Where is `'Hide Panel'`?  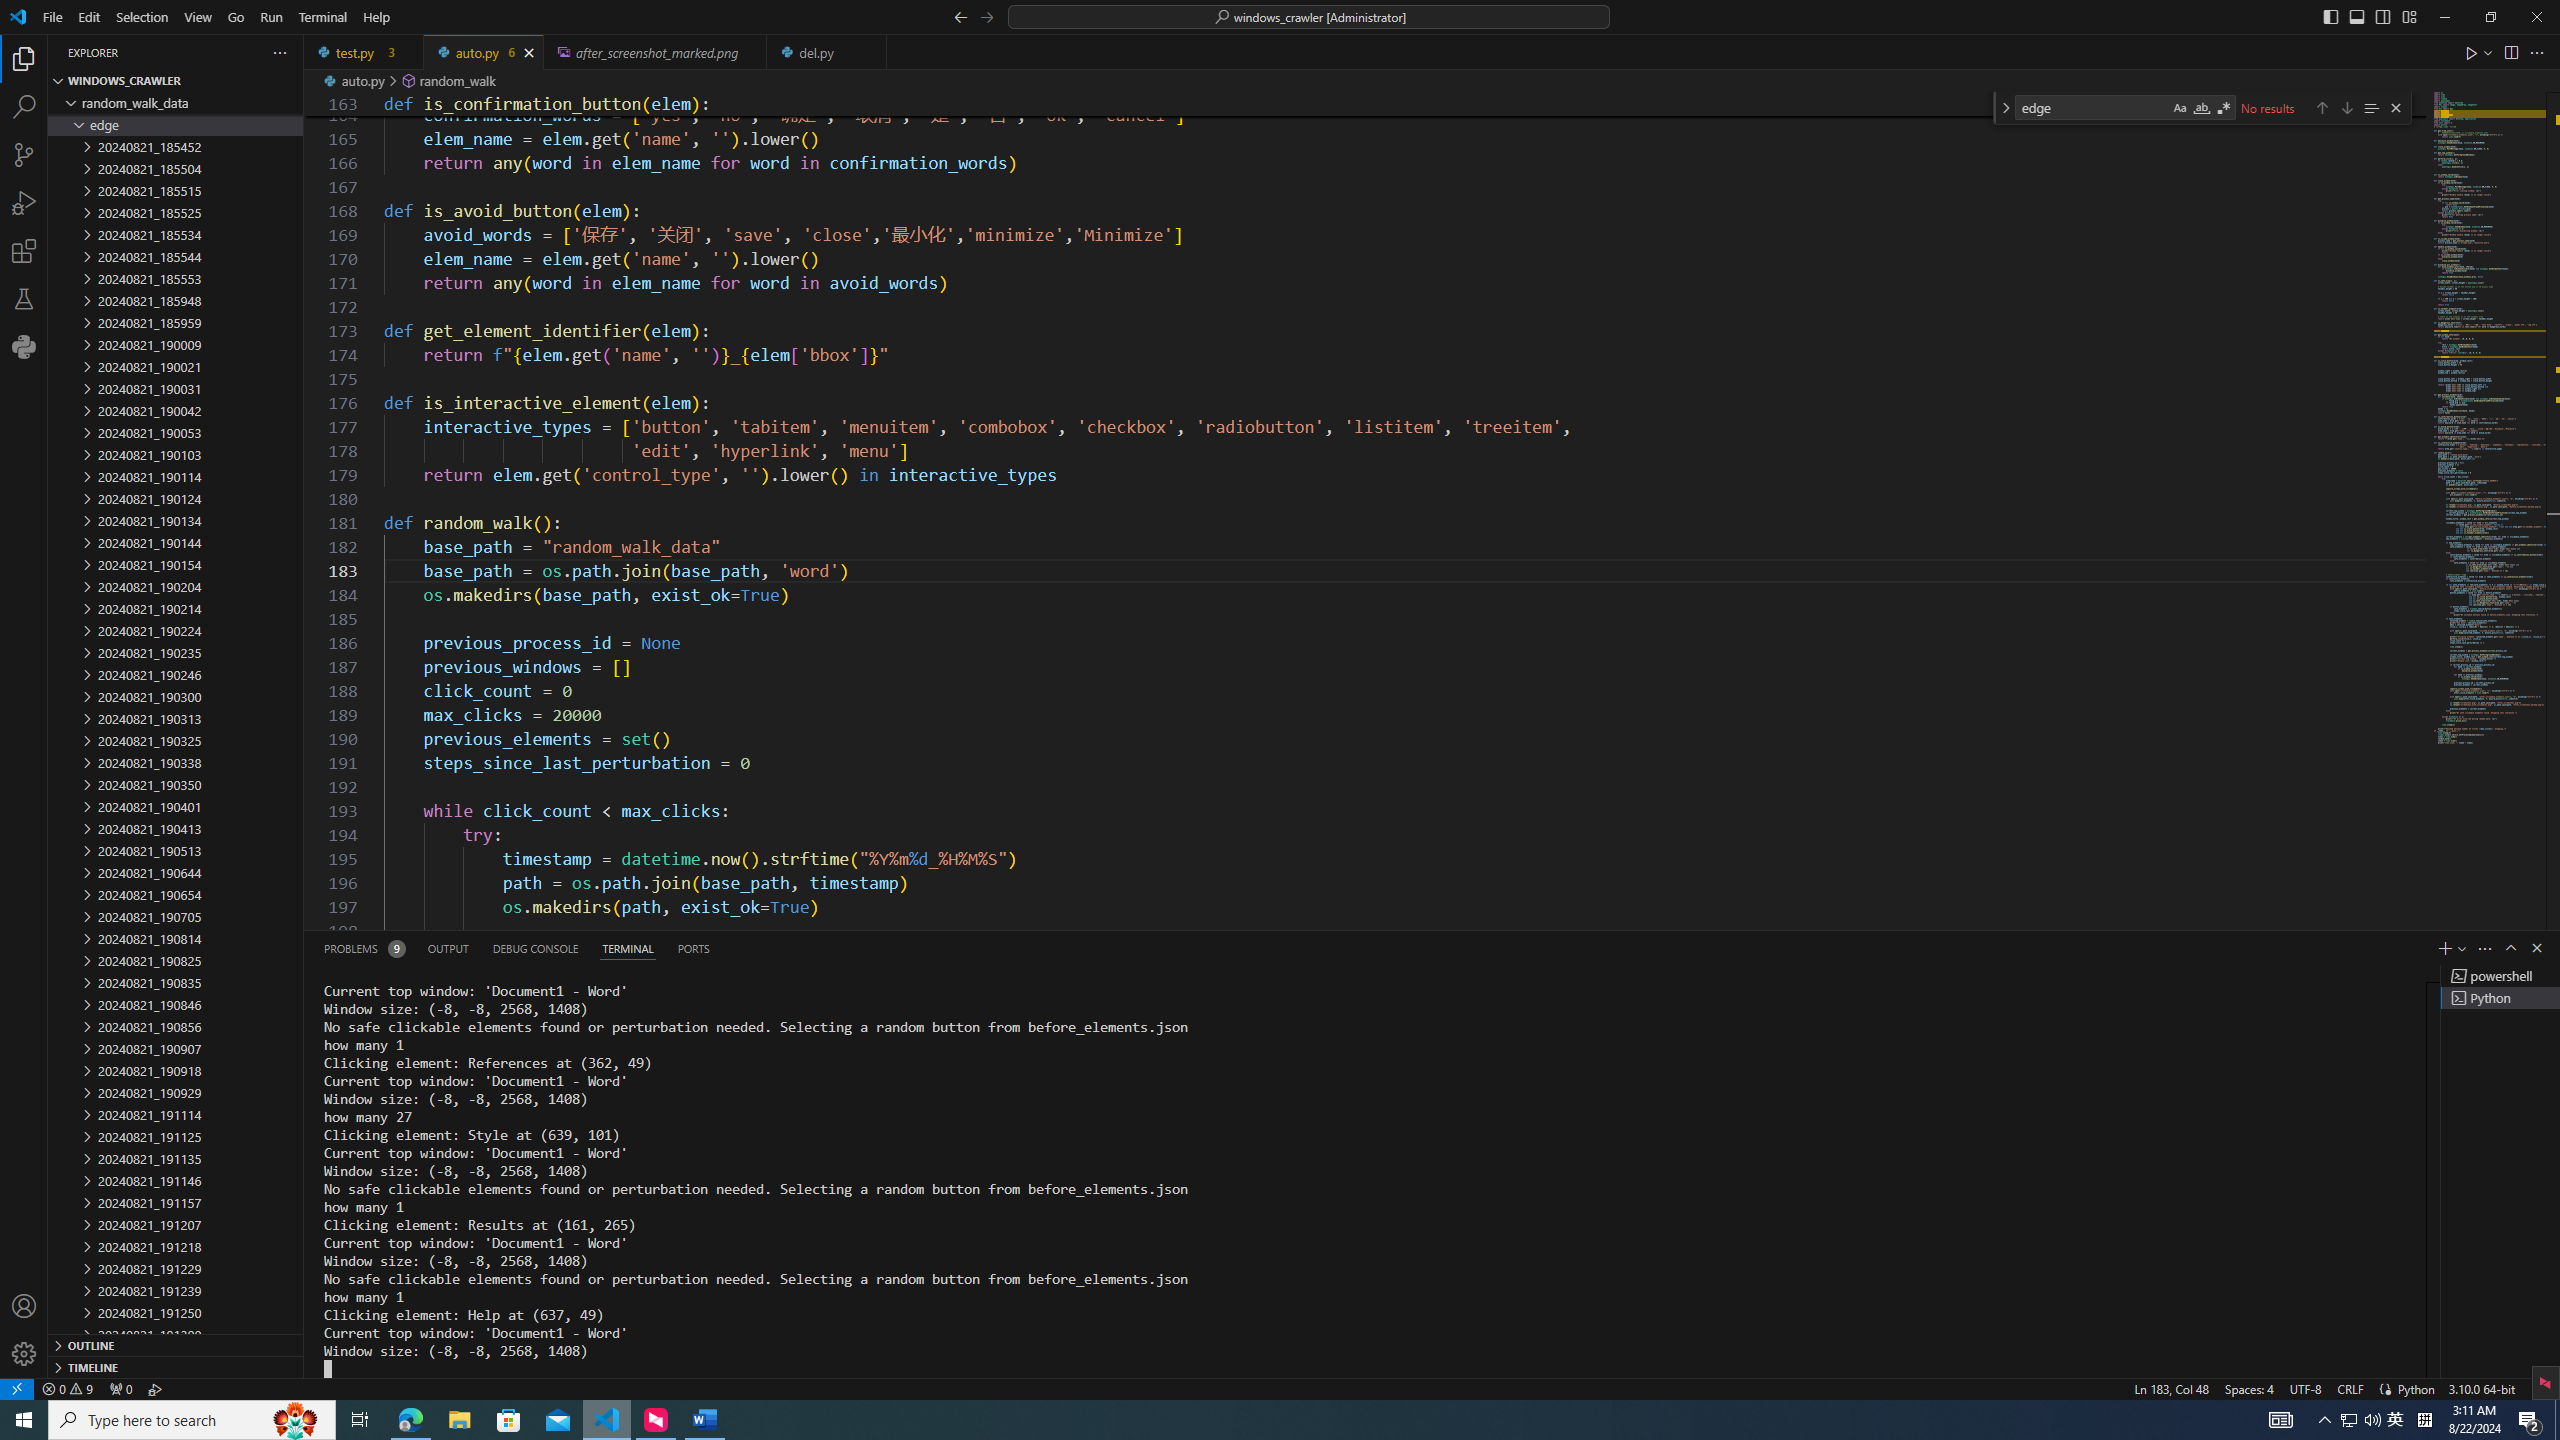
'Hide Panel' is located at coordinates (2535, 947).